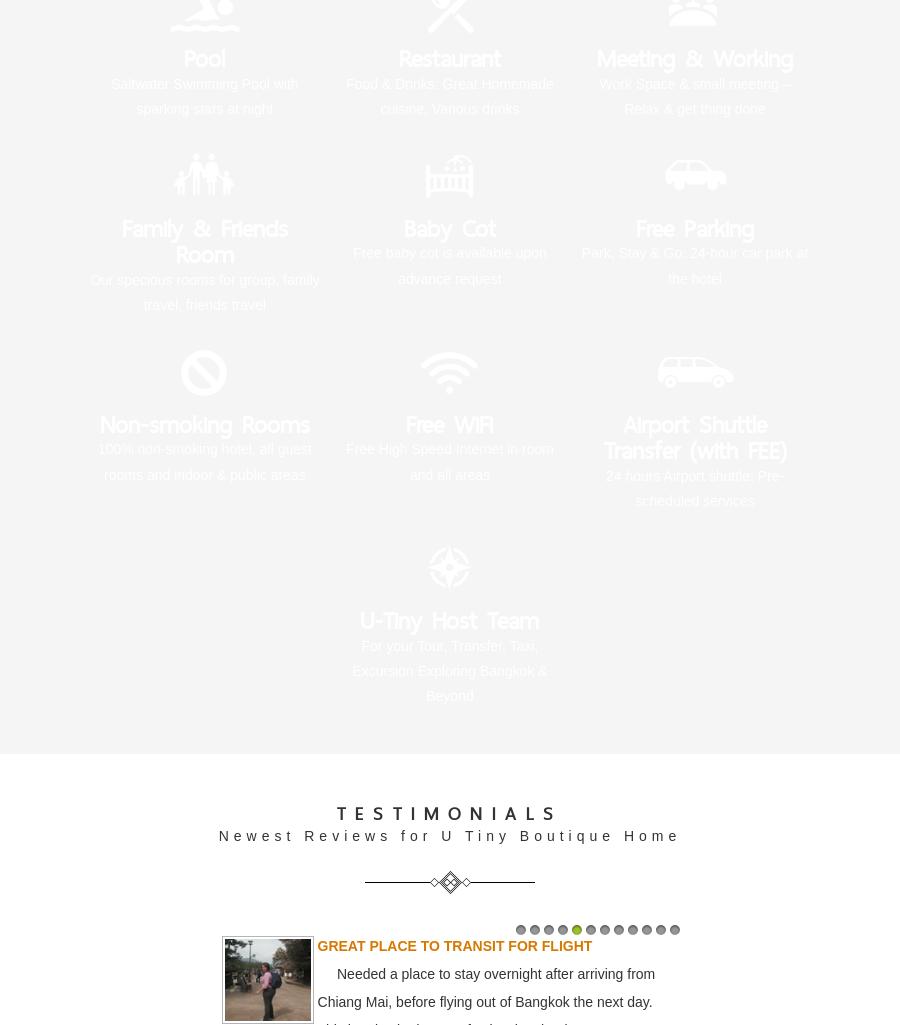 The width and height of the screenshot is (900, 1025). What do you see at coordinates (640, 949) in the screenshot?
I see `'10'` at bounding box center [640, 949].